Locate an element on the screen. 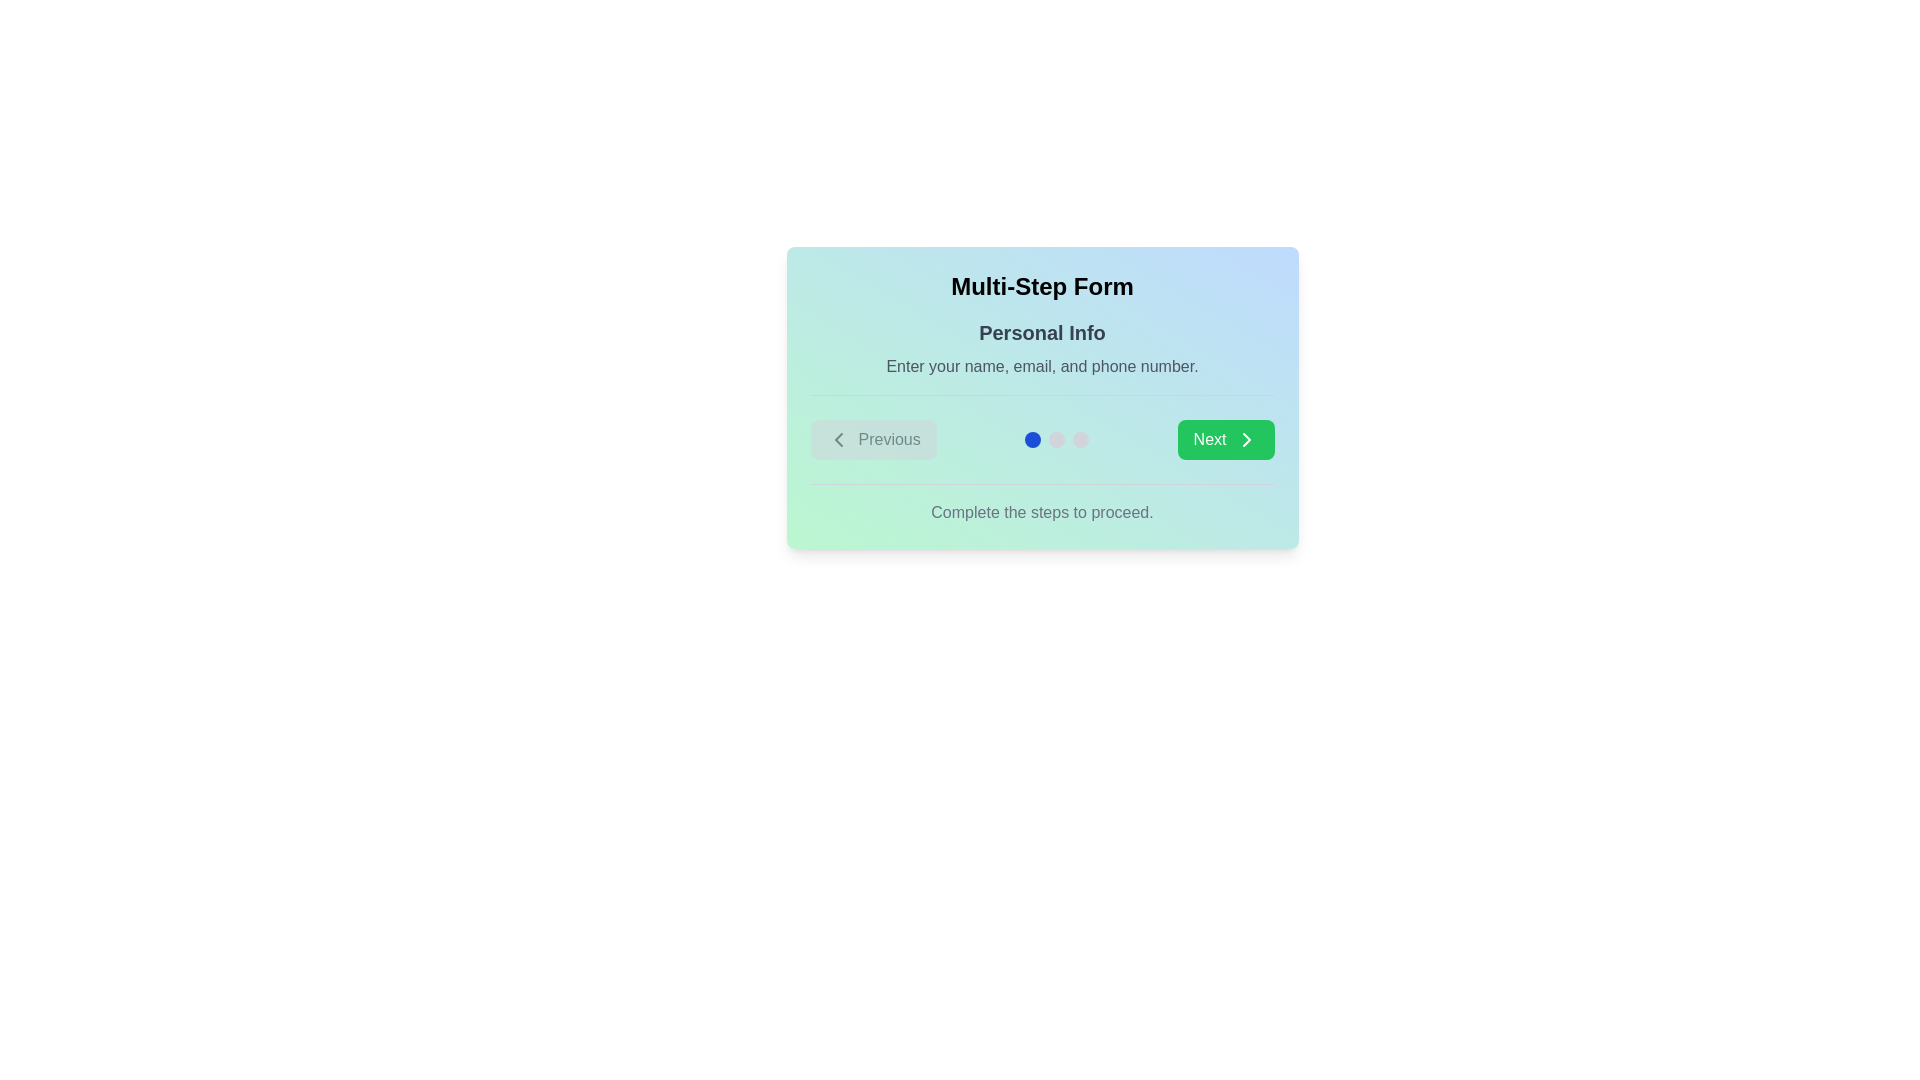  the step indicator located centrally between the 'Previous' button and the 'Next' button in the multi-step process is located at coordinates (1056, 438).